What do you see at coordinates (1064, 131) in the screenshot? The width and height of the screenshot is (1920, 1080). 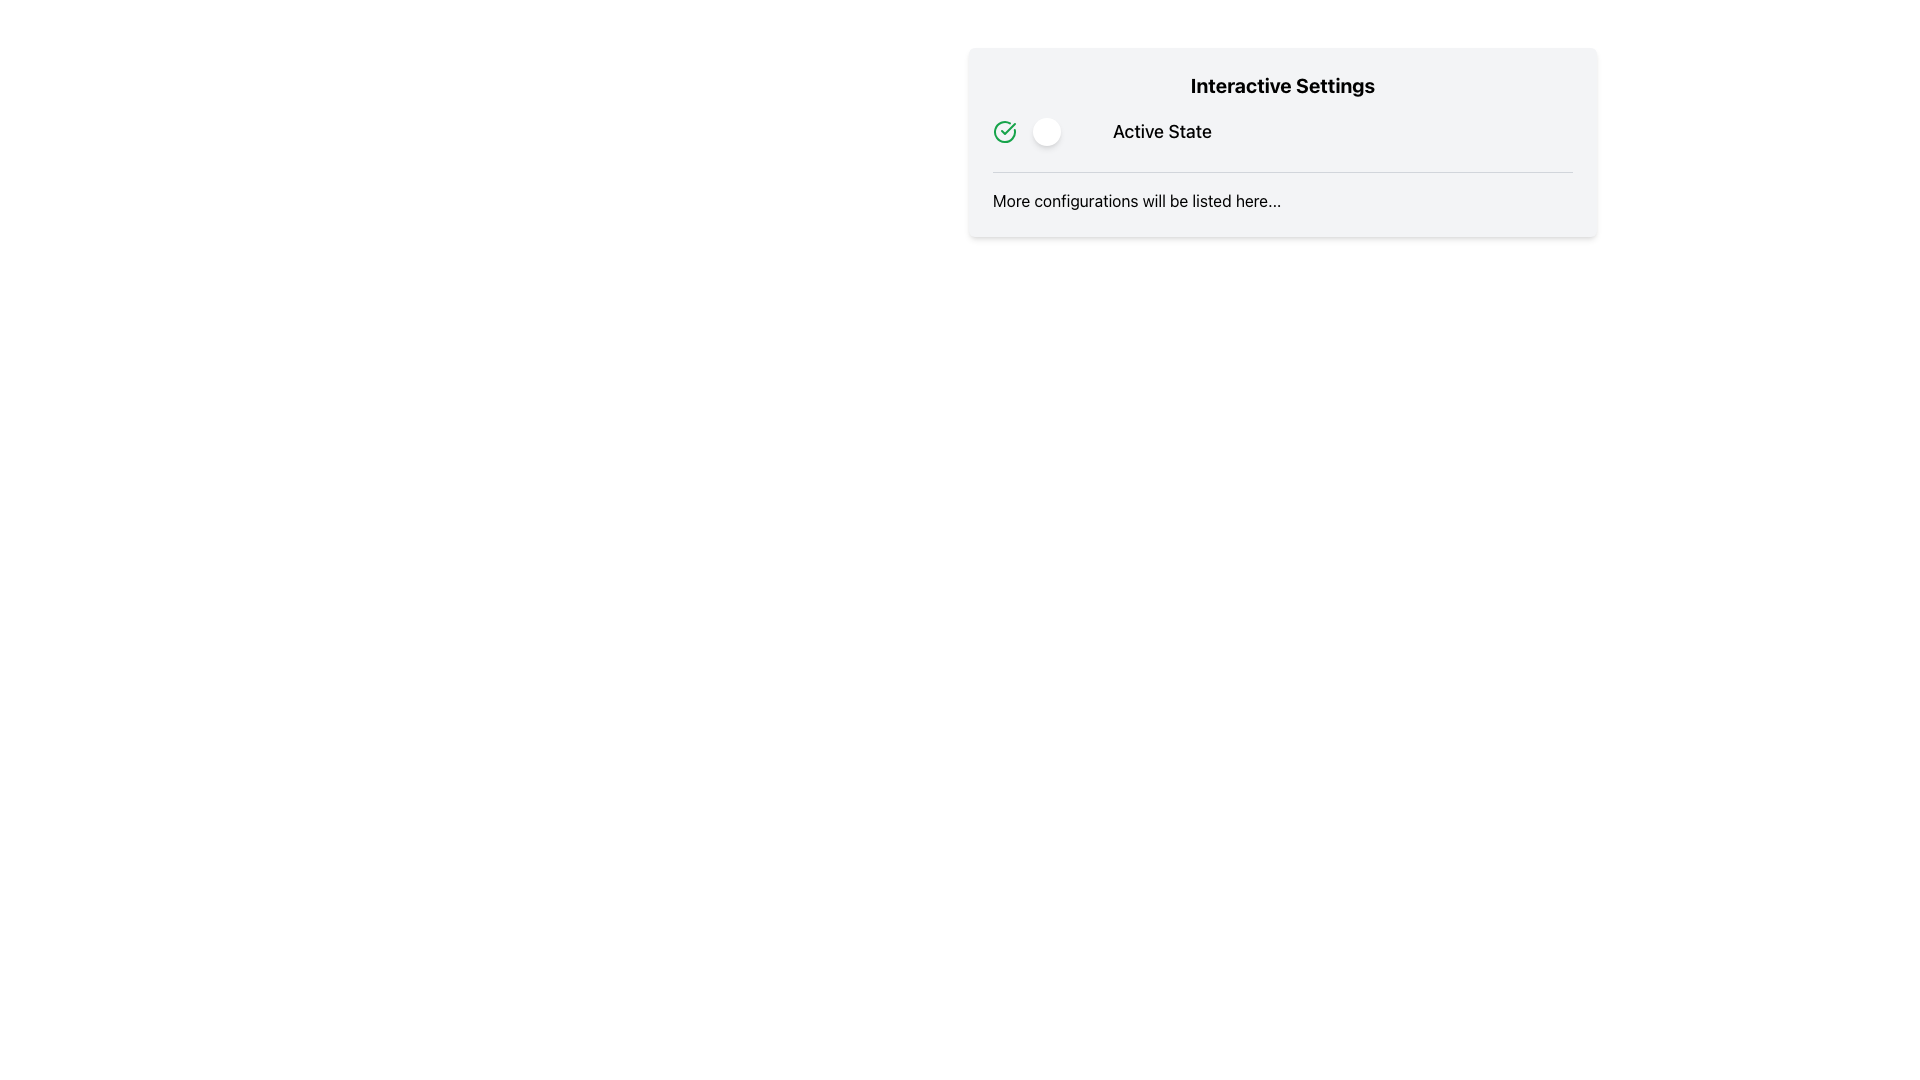 I see `the Toggle Switch for the 'Active State' feature` at bounding box center [1064, 131].